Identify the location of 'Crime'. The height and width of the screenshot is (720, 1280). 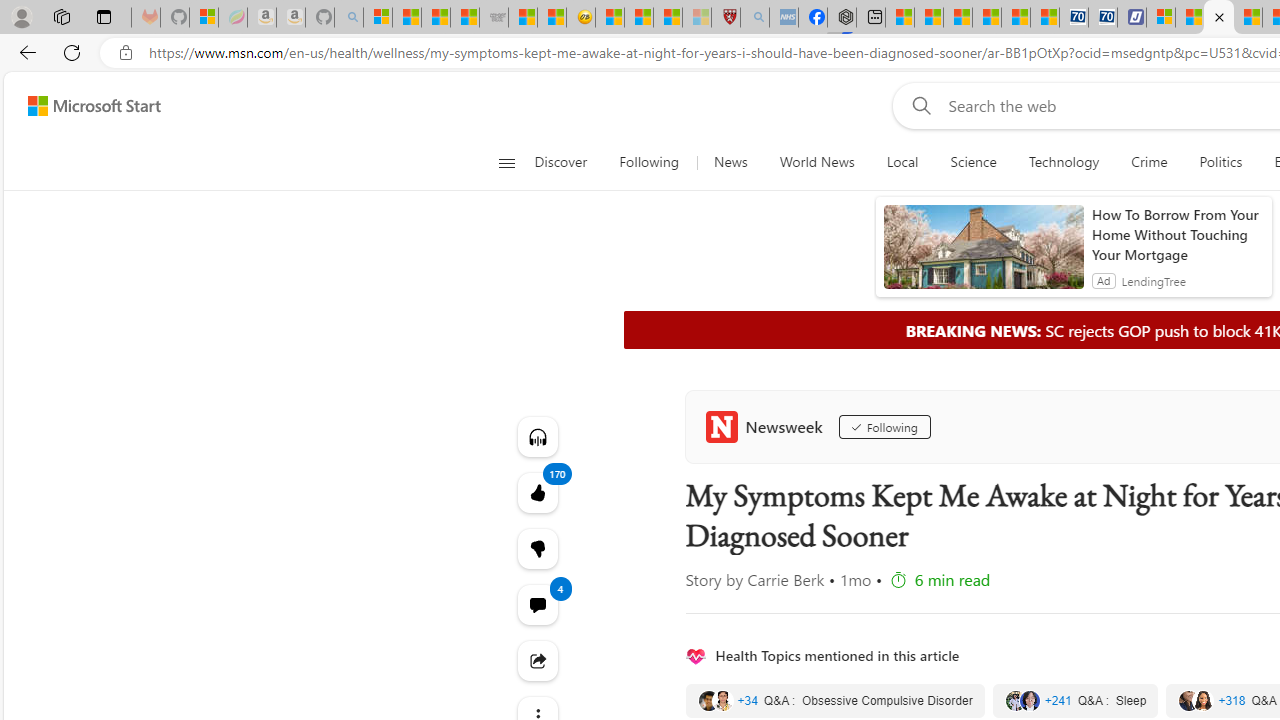
(1149, 162).